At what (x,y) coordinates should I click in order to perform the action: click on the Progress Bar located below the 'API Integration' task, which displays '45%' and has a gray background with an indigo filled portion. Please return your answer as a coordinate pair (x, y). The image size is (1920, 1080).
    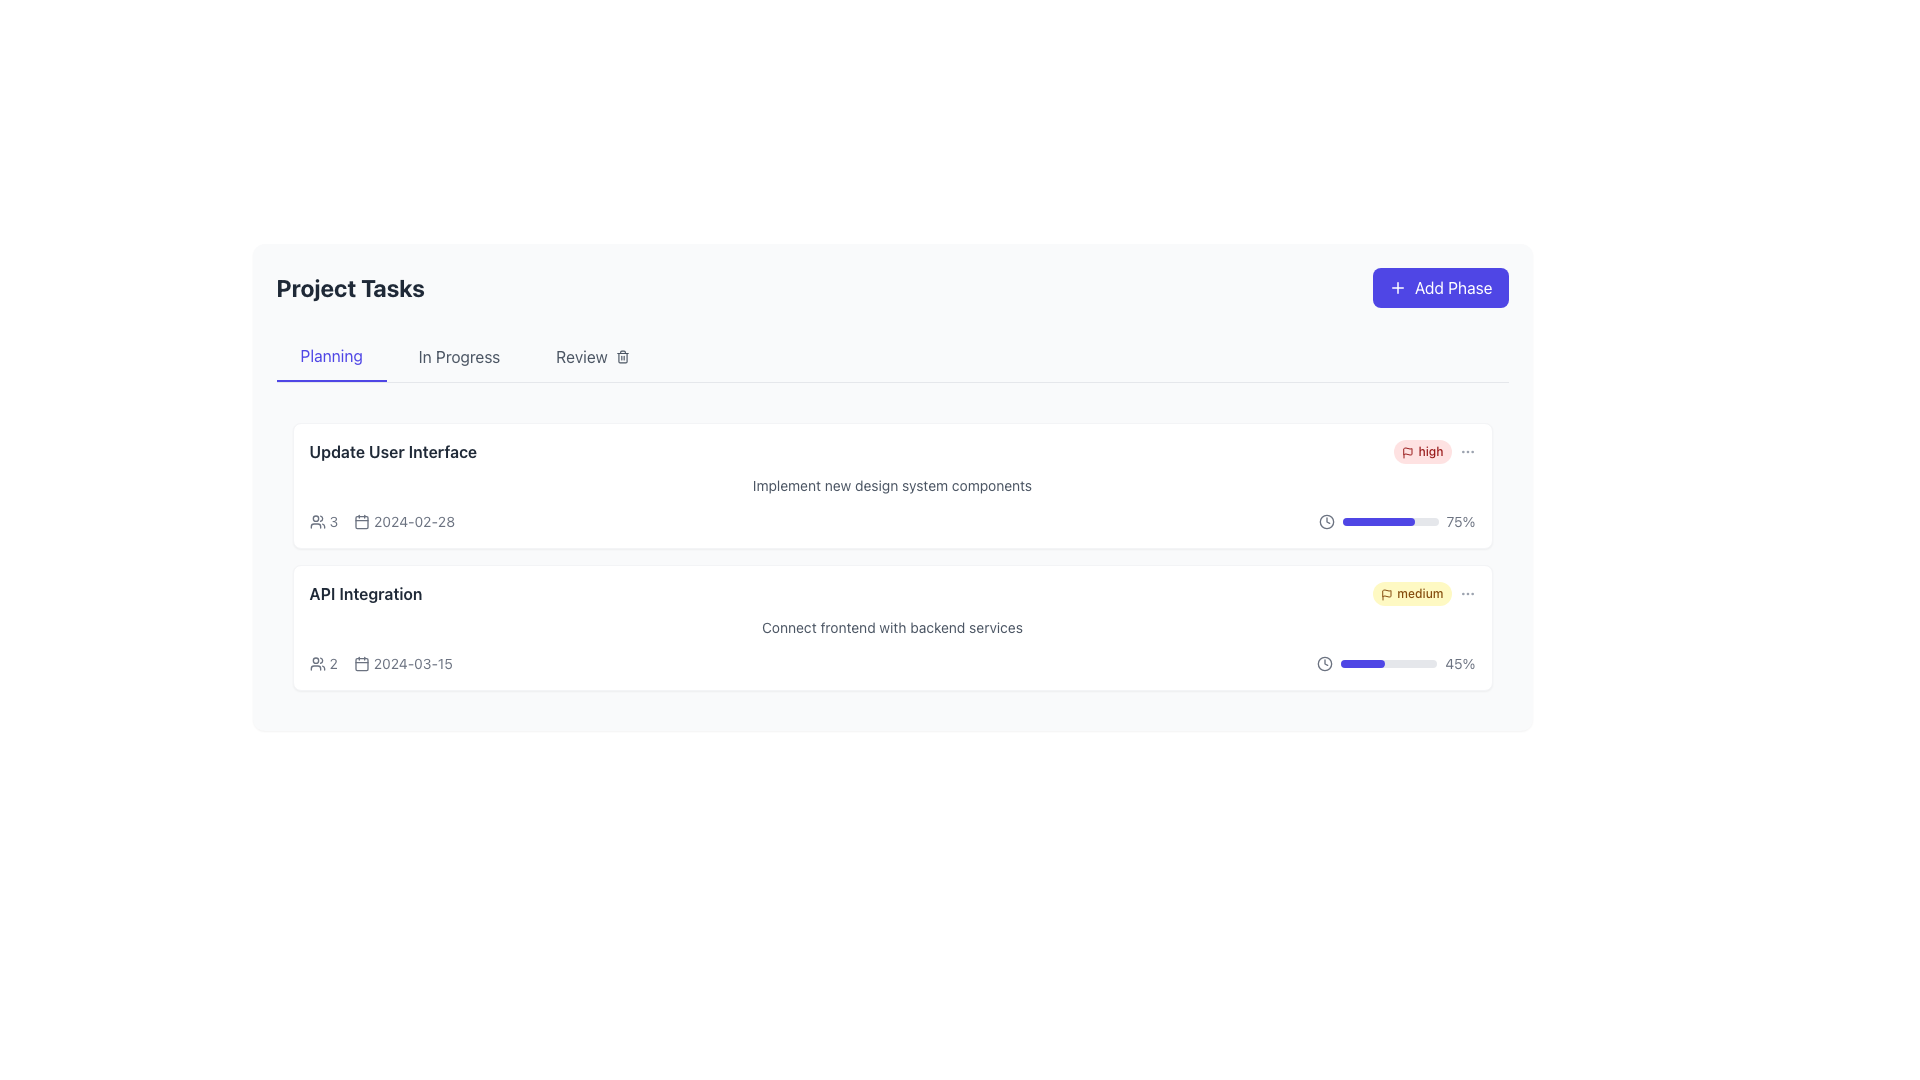
    Looking at the image, I should click on (1388, 663).